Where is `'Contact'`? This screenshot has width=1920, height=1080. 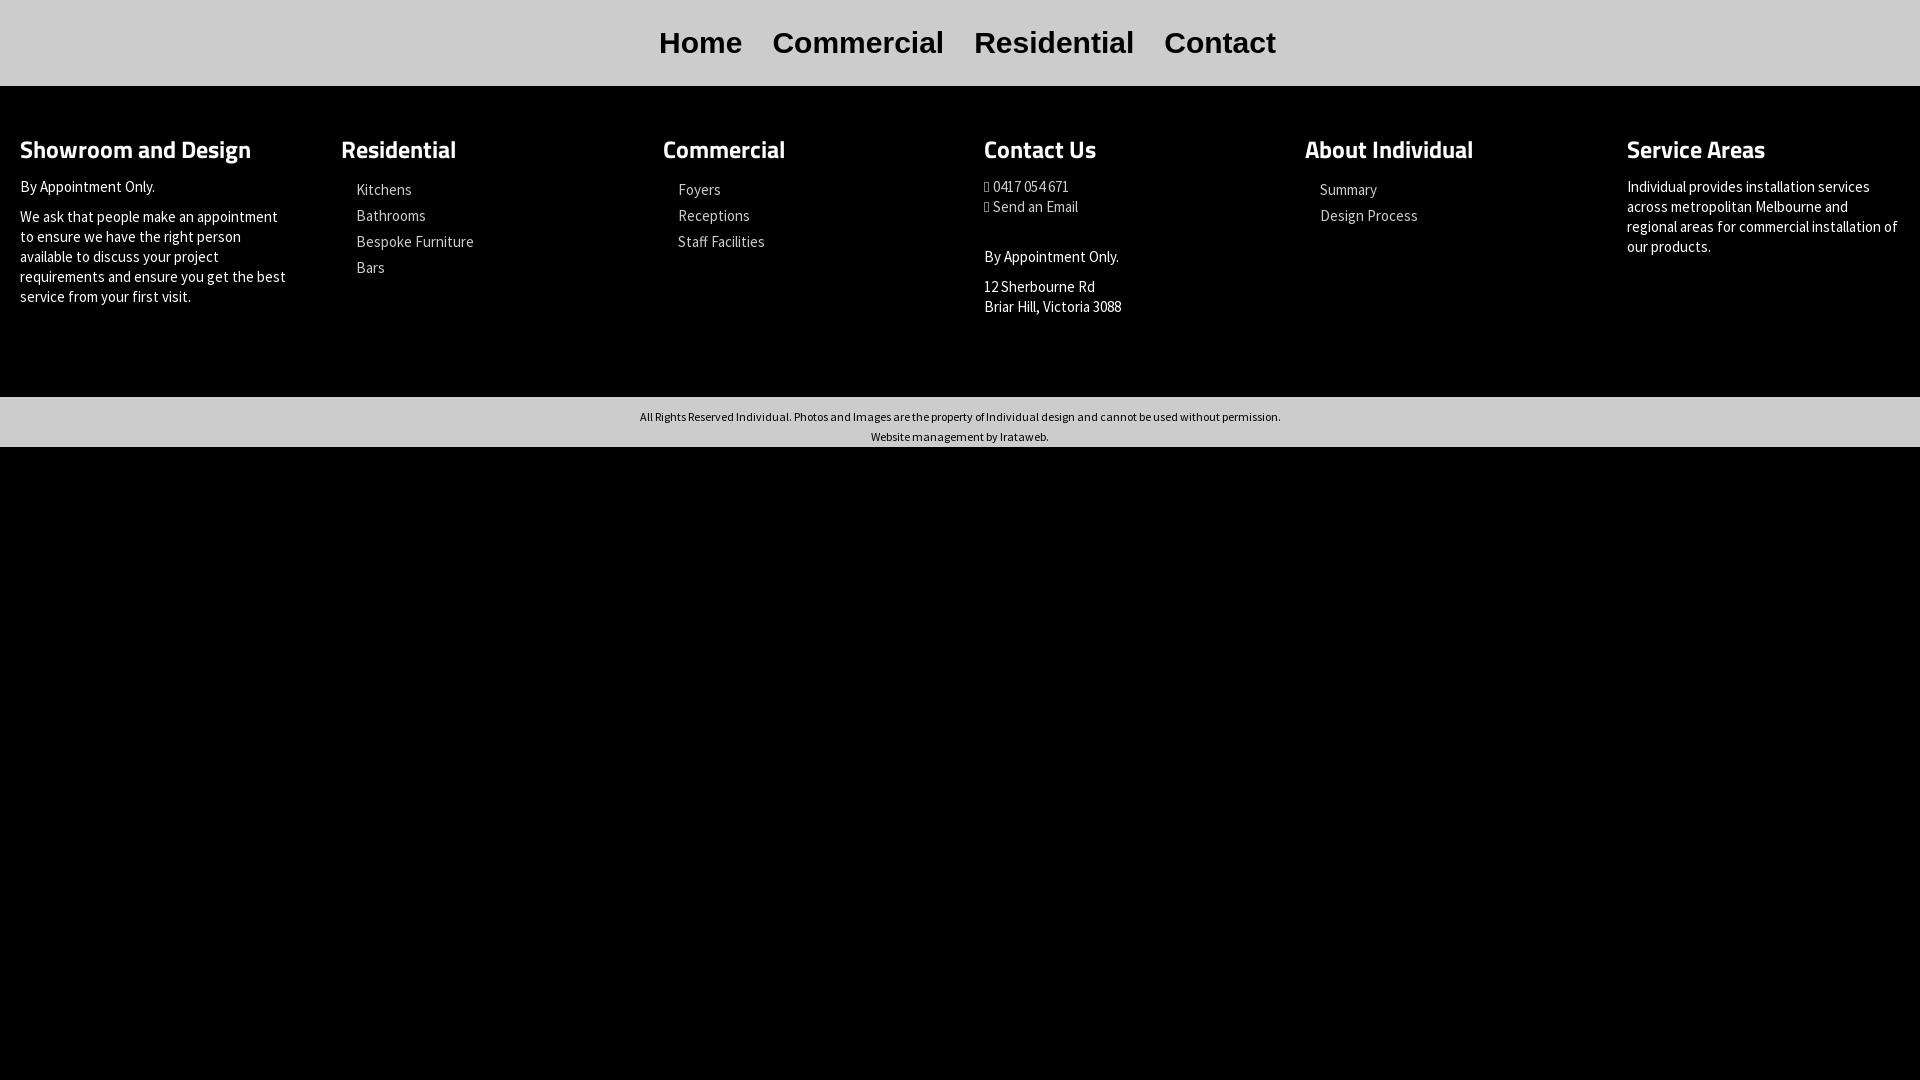 'Contact' is located at coordinates (1218, 42).